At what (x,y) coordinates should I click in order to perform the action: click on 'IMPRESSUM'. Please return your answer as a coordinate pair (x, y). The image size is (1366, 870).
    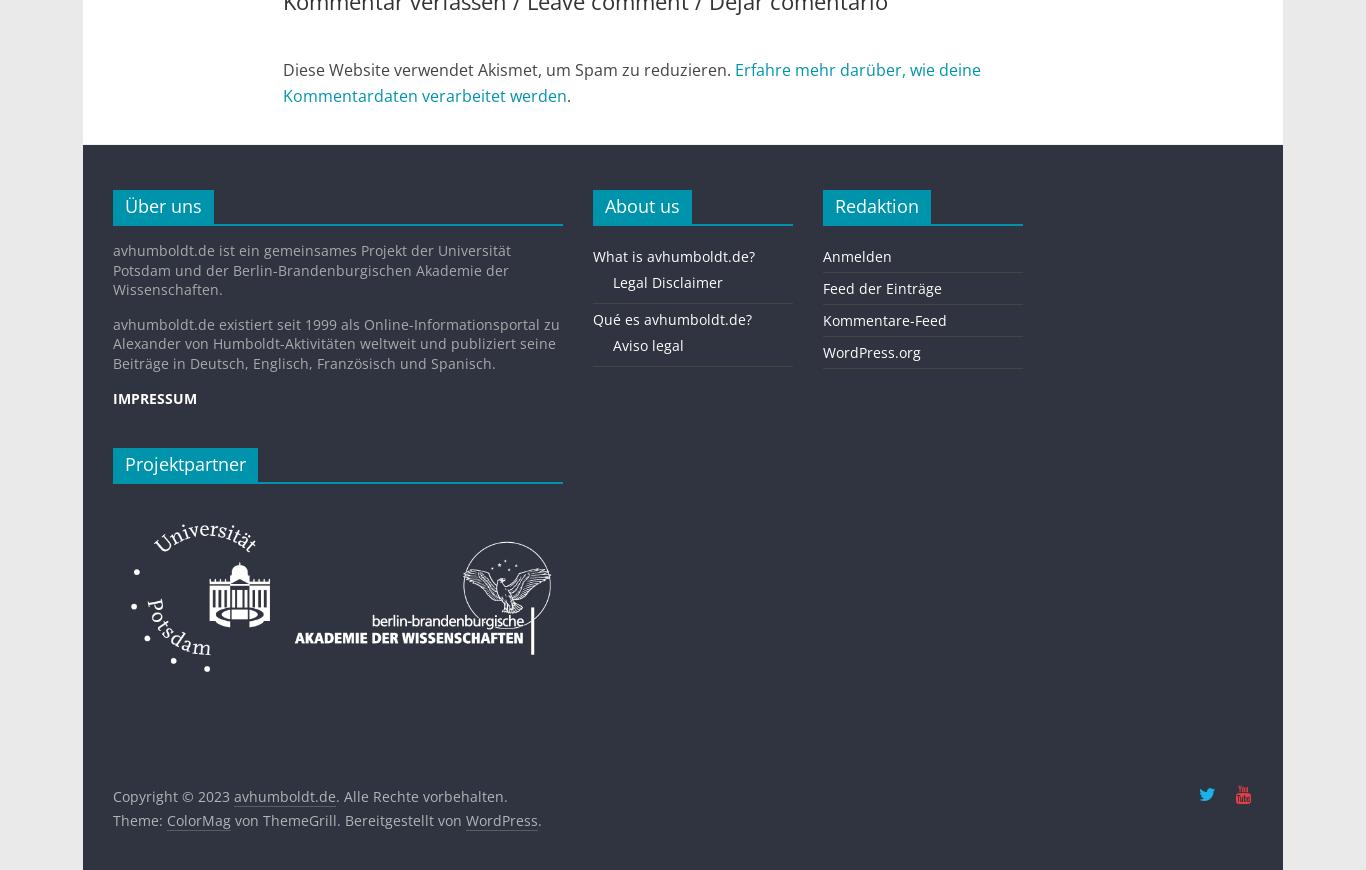
    Looking at the image, I should click on (154, 397).